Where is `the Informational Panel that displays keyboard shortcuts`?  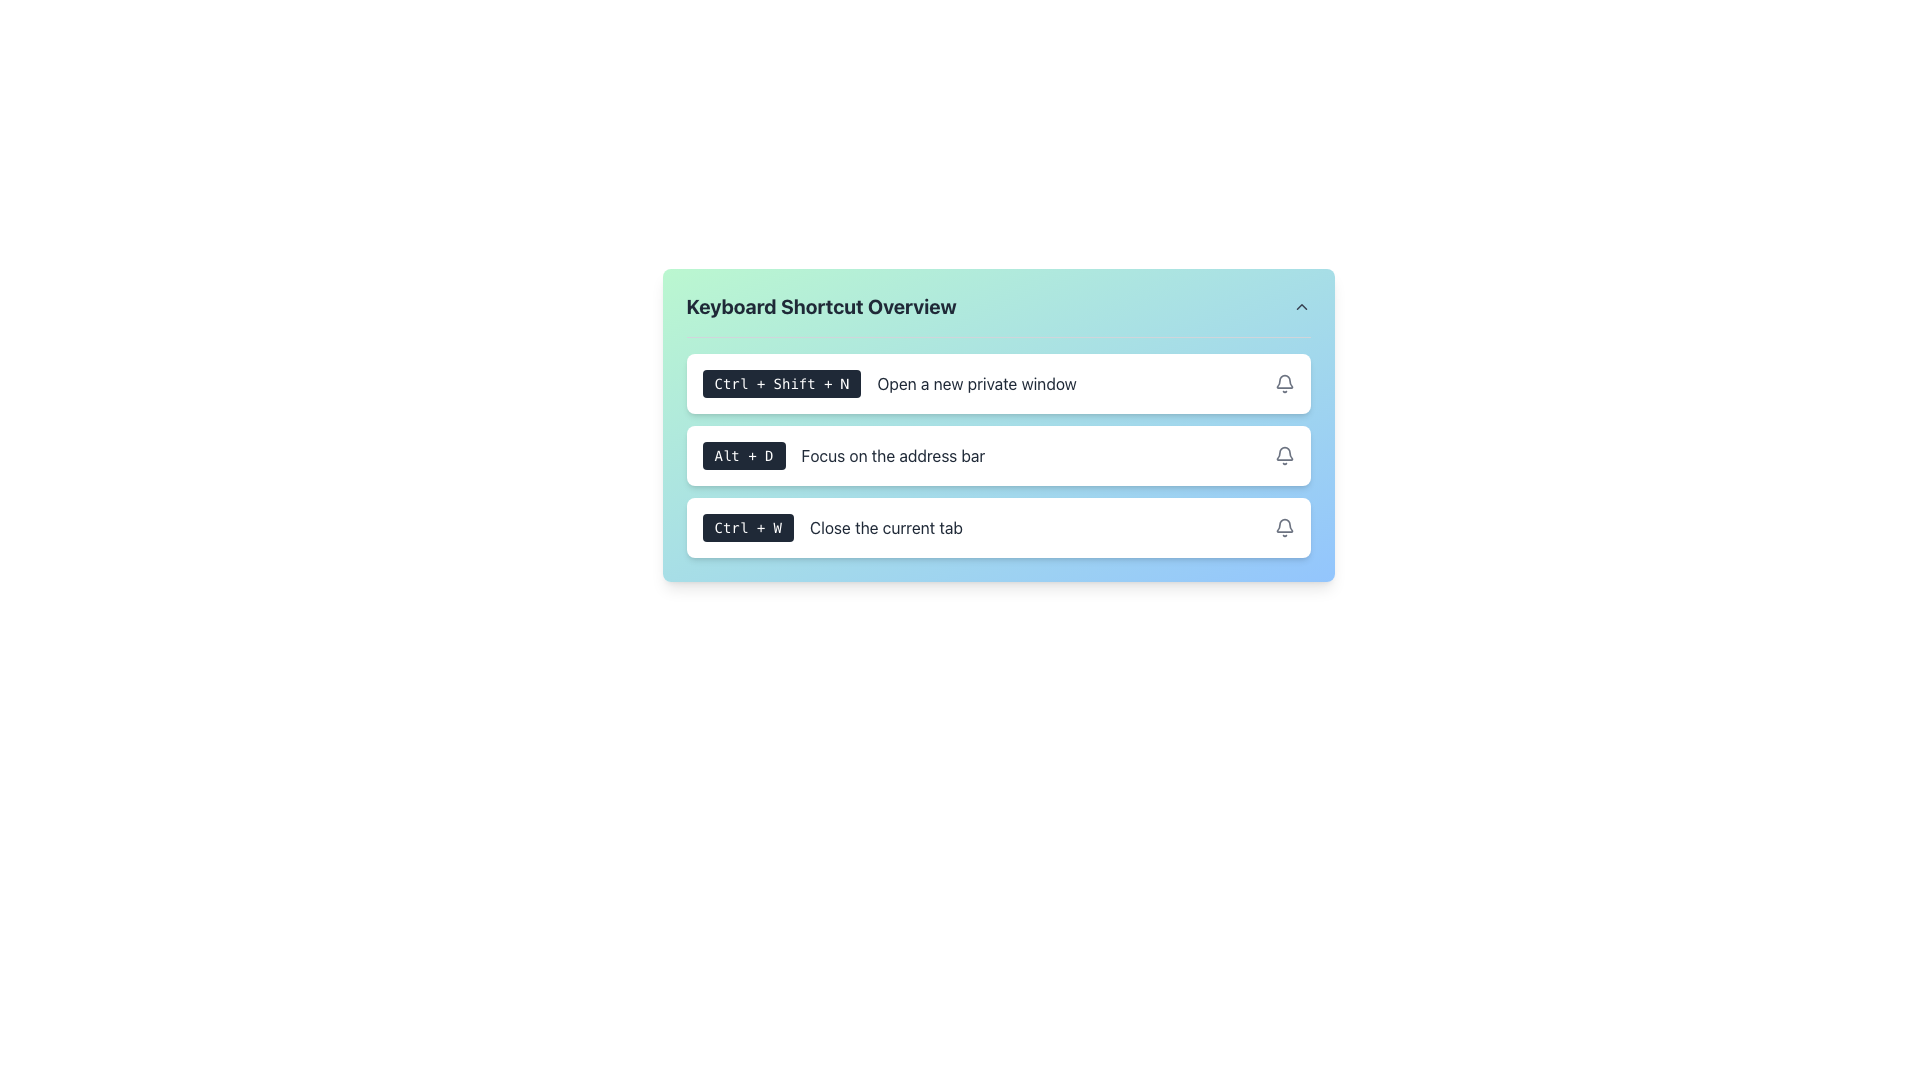
the Informational Panel that displays keyboard shortcuts is located at coordinates (998, 451).